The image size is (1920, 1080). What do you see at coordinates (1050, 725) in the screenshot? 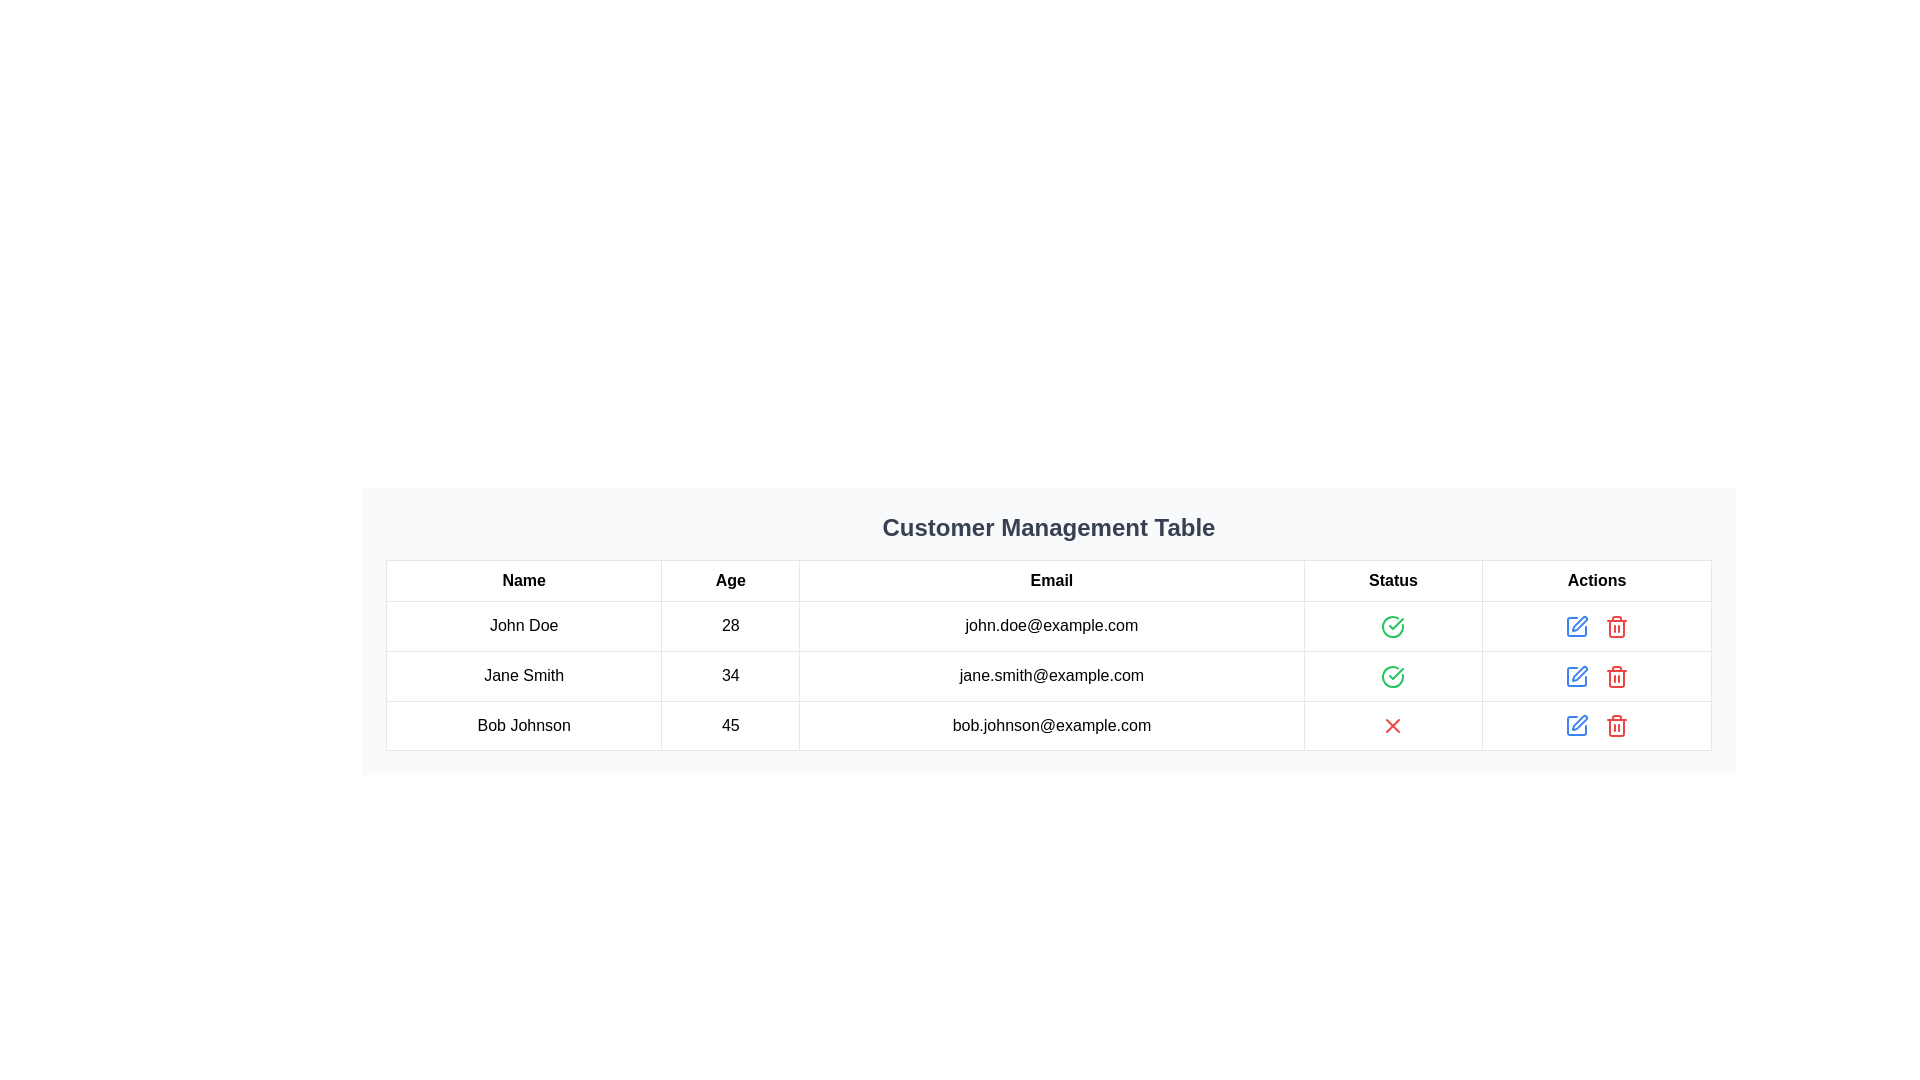
I see `the text element displaying the email address of user Bob Johnson, located in the third row of the table under the 'Email' column` at bounding box center [1050, 725].